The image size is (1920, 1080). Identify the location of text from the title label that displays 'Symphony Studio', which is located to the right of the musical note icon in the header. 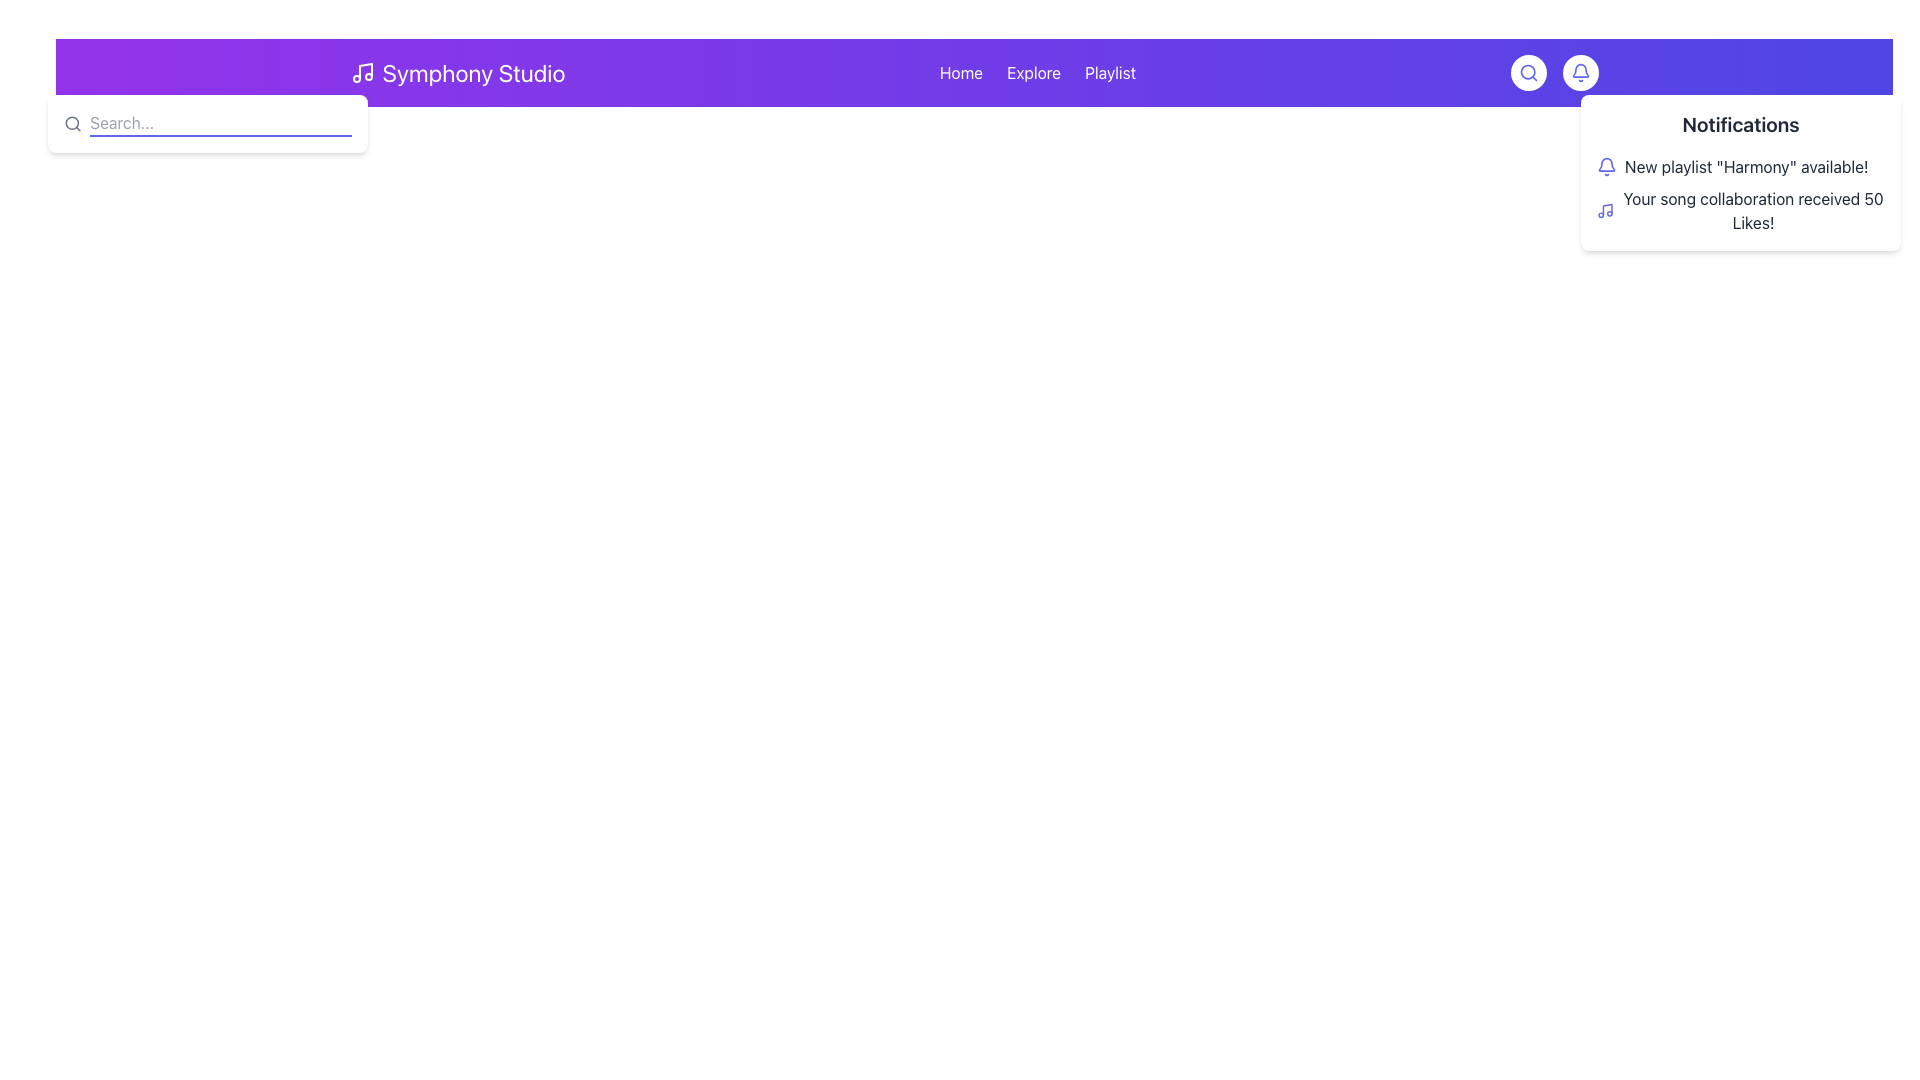
(473, 72).